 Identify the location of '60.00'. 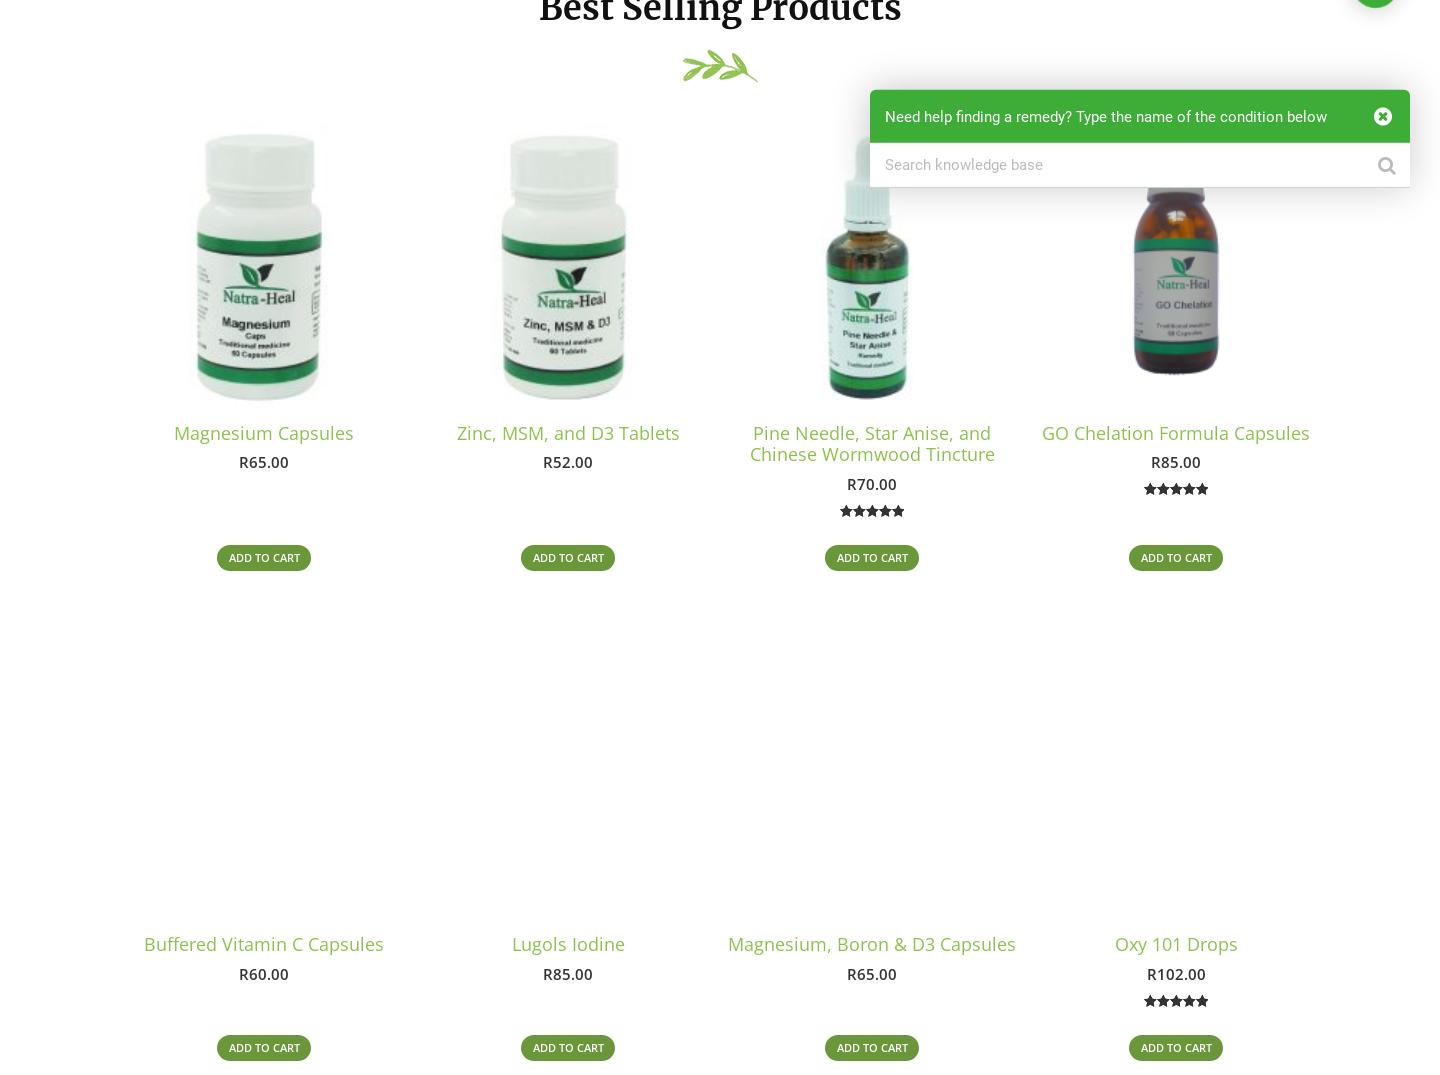
(267, 975).